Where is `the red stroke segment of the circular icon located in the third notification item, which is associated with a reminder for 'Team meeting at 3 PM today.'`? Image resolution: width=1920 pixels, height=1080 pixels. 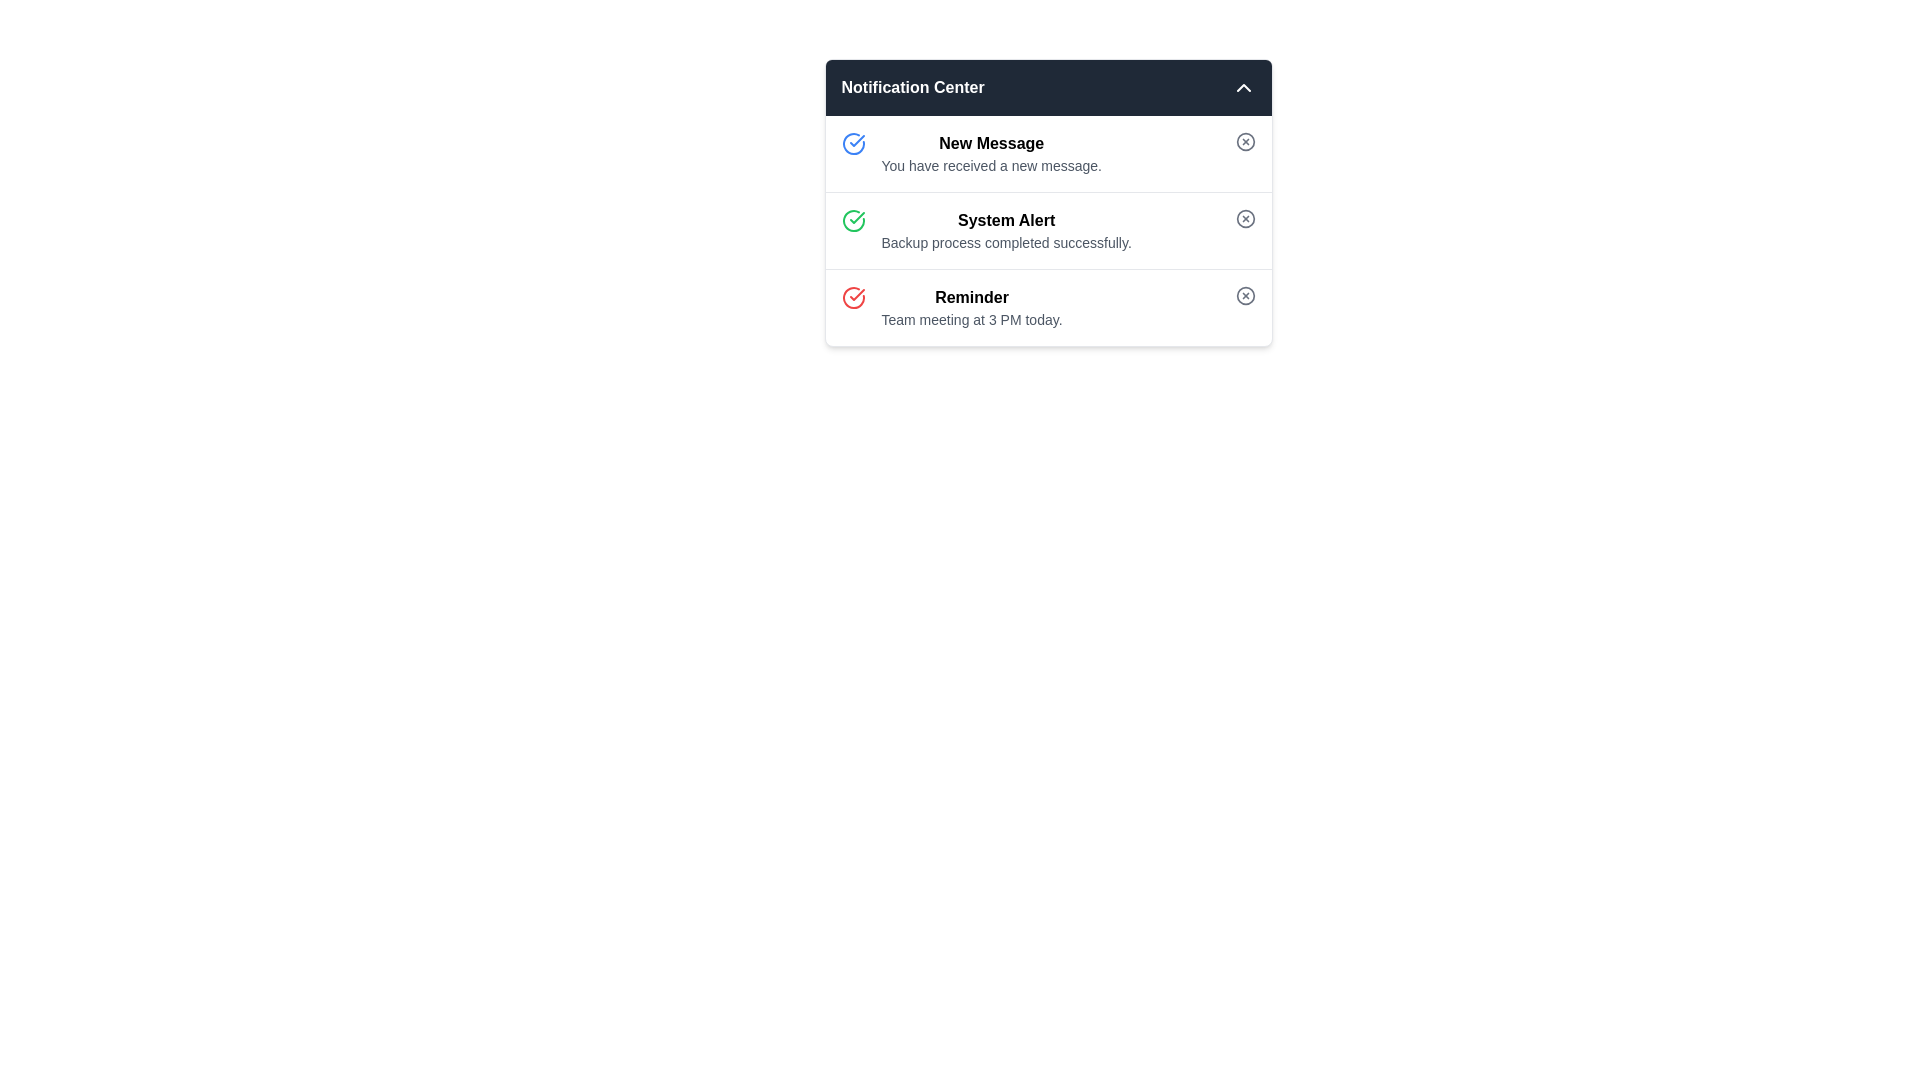 the red stroke segment of the circular icon located in the third notification item, which is associated with a reminder for 'Team meeting at 3 PM today.' is located at coordinates (853, 297).